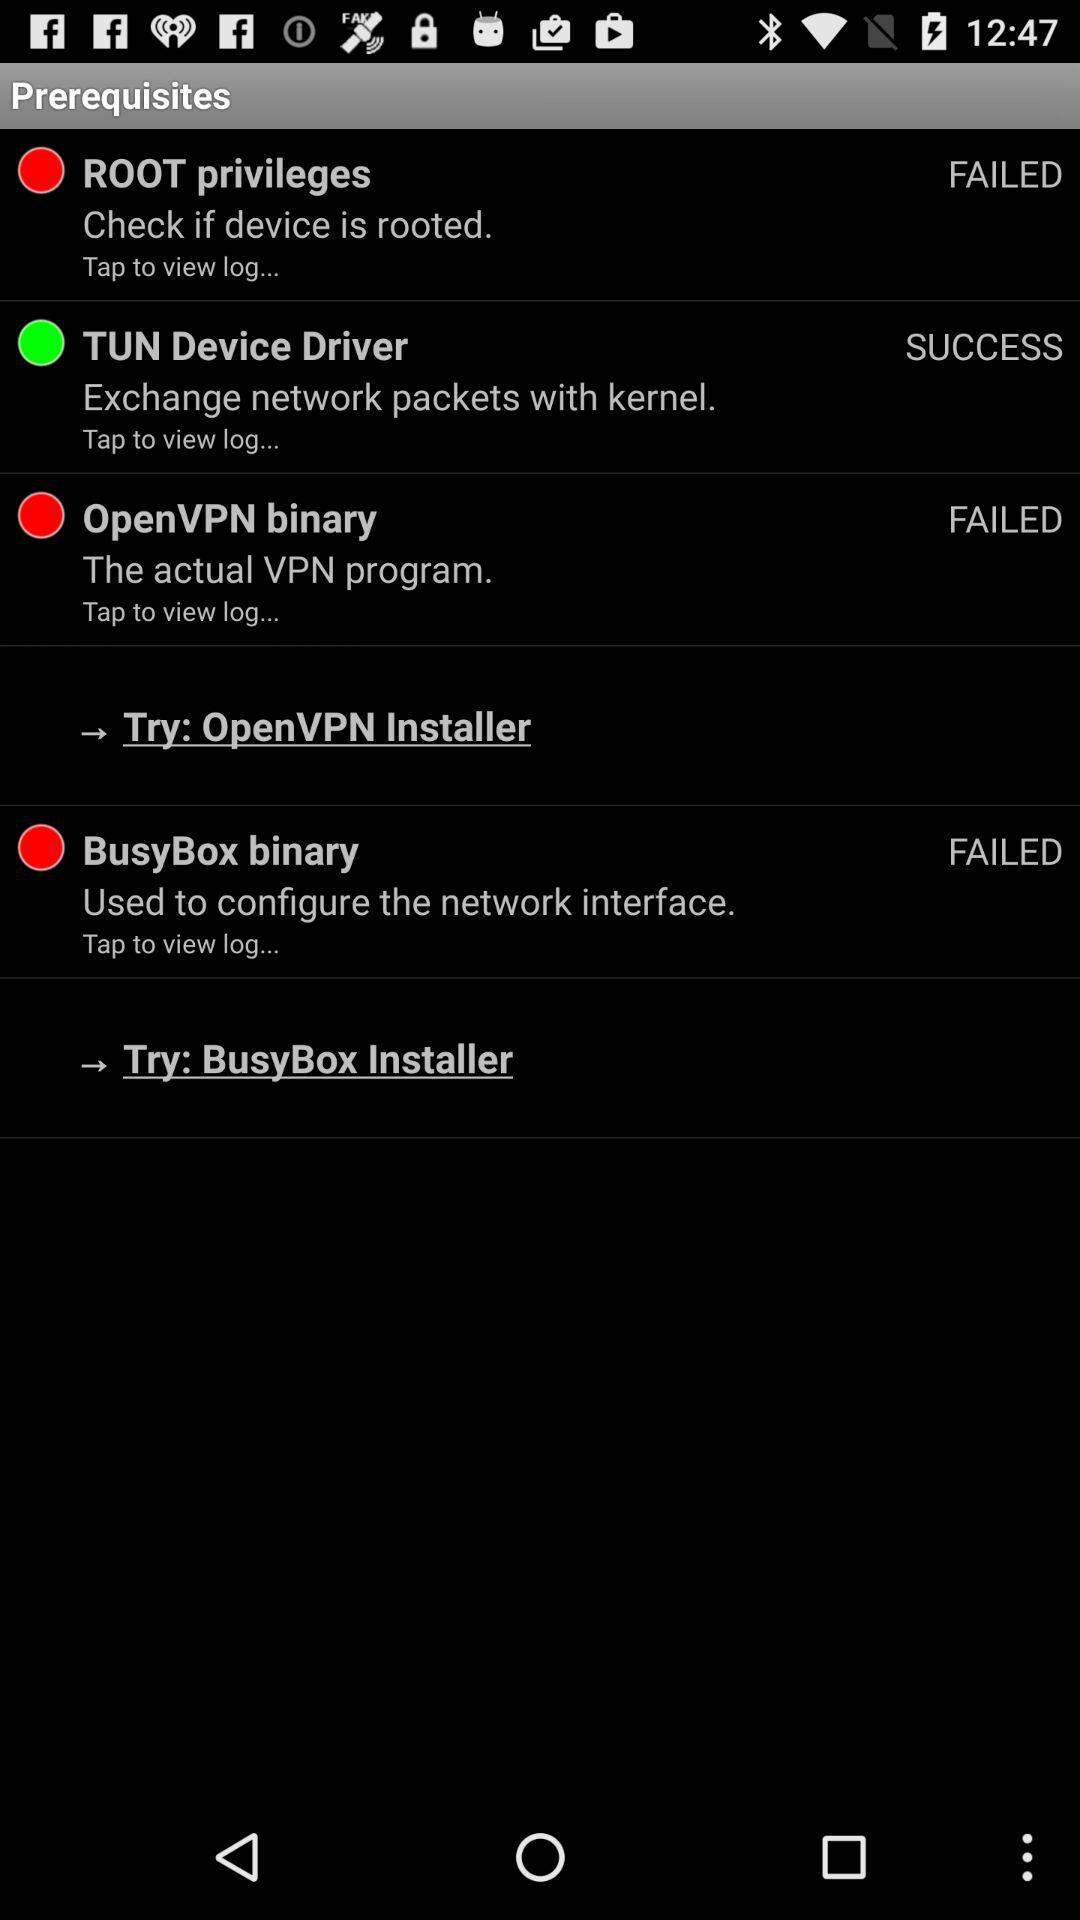  What do you see at coordinates (983, 345) in the screenshot?
I see `item below check if device app` at bounding box center [983, 345].